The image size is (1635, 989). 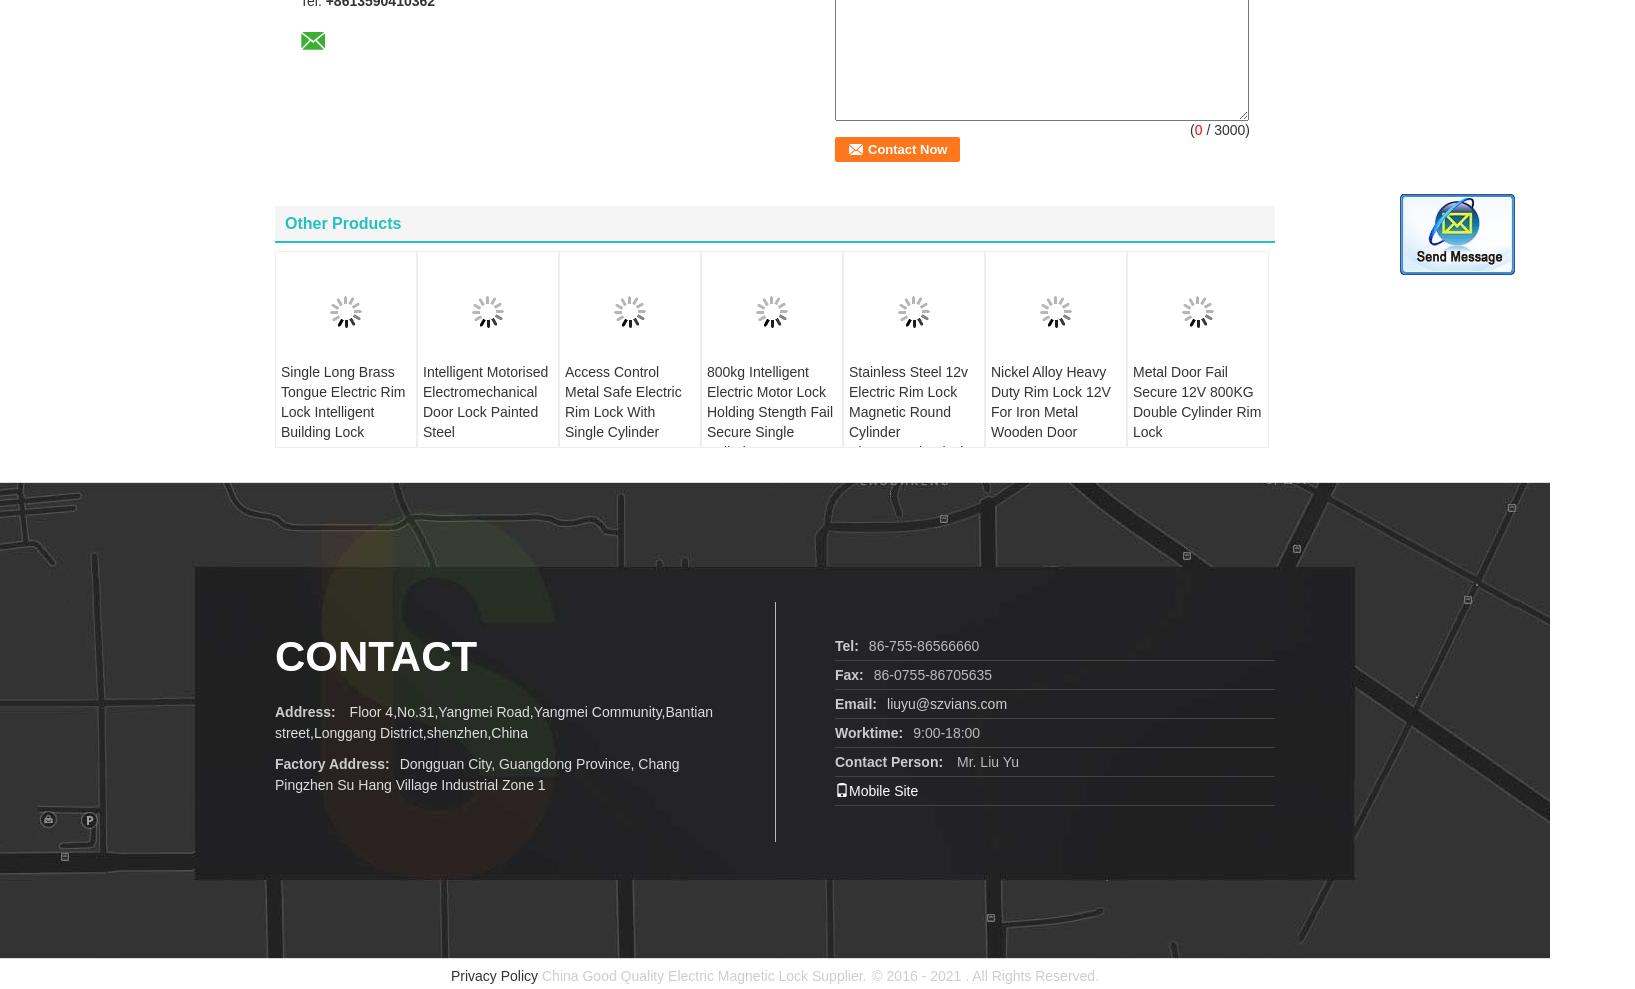 What do you see at coordinates (945, 671) in the screenshot?
I see `'liuyu@szvians.com'` at bounding box center [945, 671].